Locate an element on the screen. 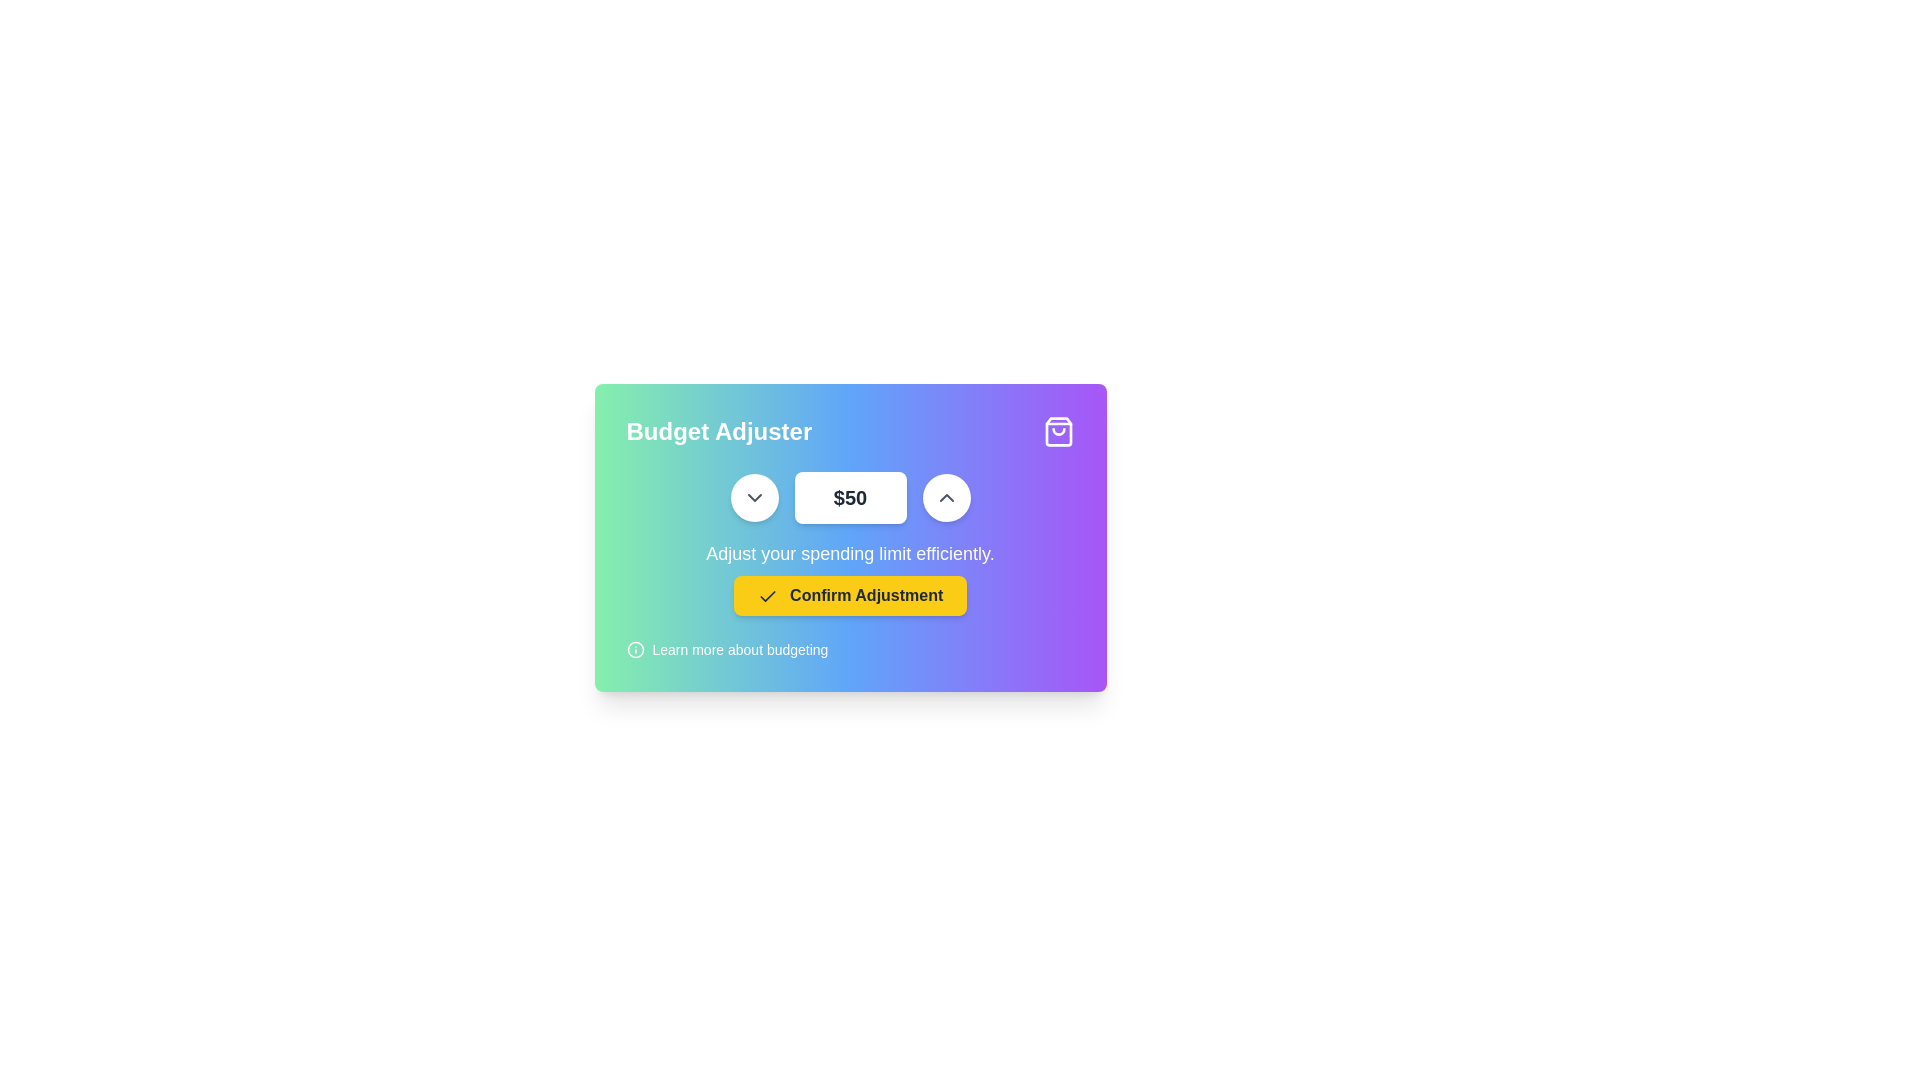 The height and width of the screenshot is (1080, 1920). the 'Learn more about budgeting' hyperlink, which is styled with small white text and an accompanying circular 'info' icon, located at the bottom of the 'Budget Adjuster' card interface is located at coordinates (726, 650).